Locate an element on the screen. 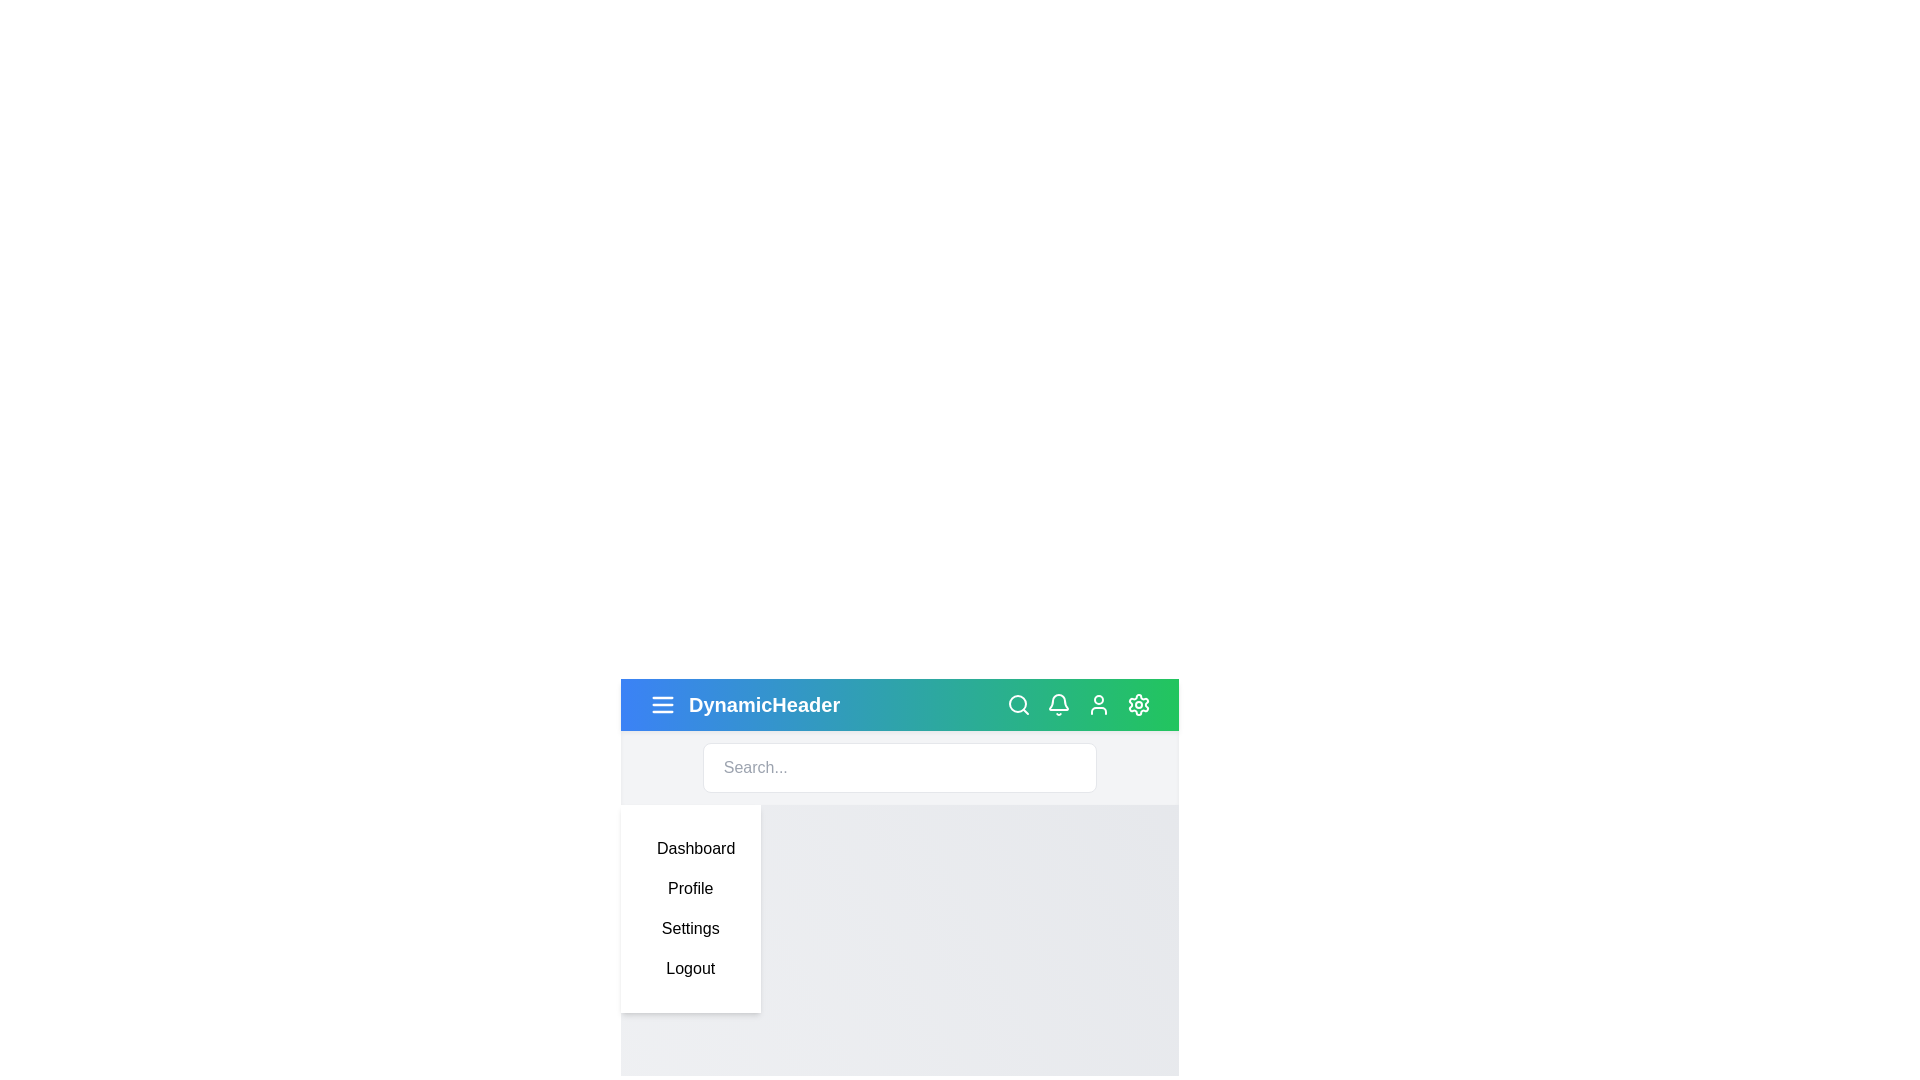 The height and width of the screenshot is (1080, 1920). the 'Profile' menu item is located at coordinates (690, 887).